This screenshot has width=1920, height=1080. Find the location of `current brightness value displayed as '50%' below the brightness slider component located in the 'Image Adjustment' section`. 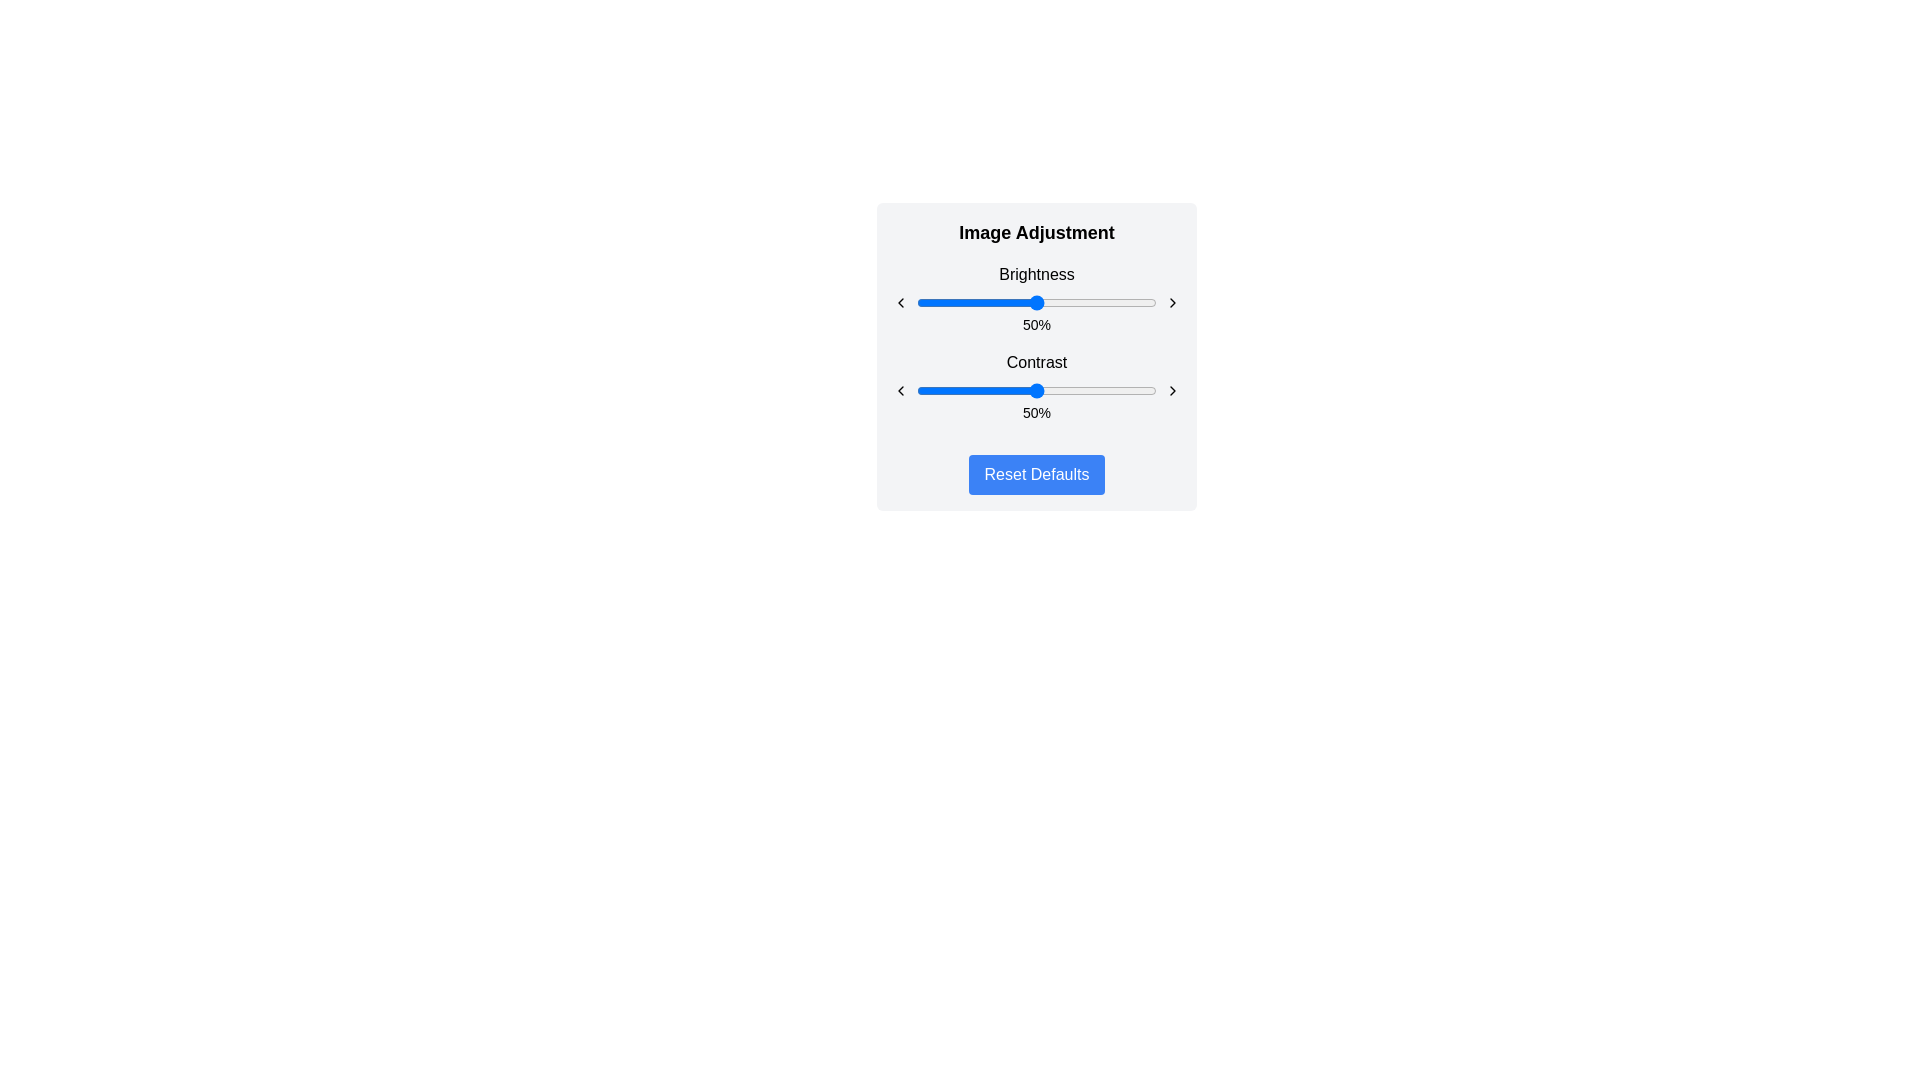

current brightness value displayed as '50%' below the brightness slider component located in the 'Image Adjustment' section is located at coordinates (1036, 299).